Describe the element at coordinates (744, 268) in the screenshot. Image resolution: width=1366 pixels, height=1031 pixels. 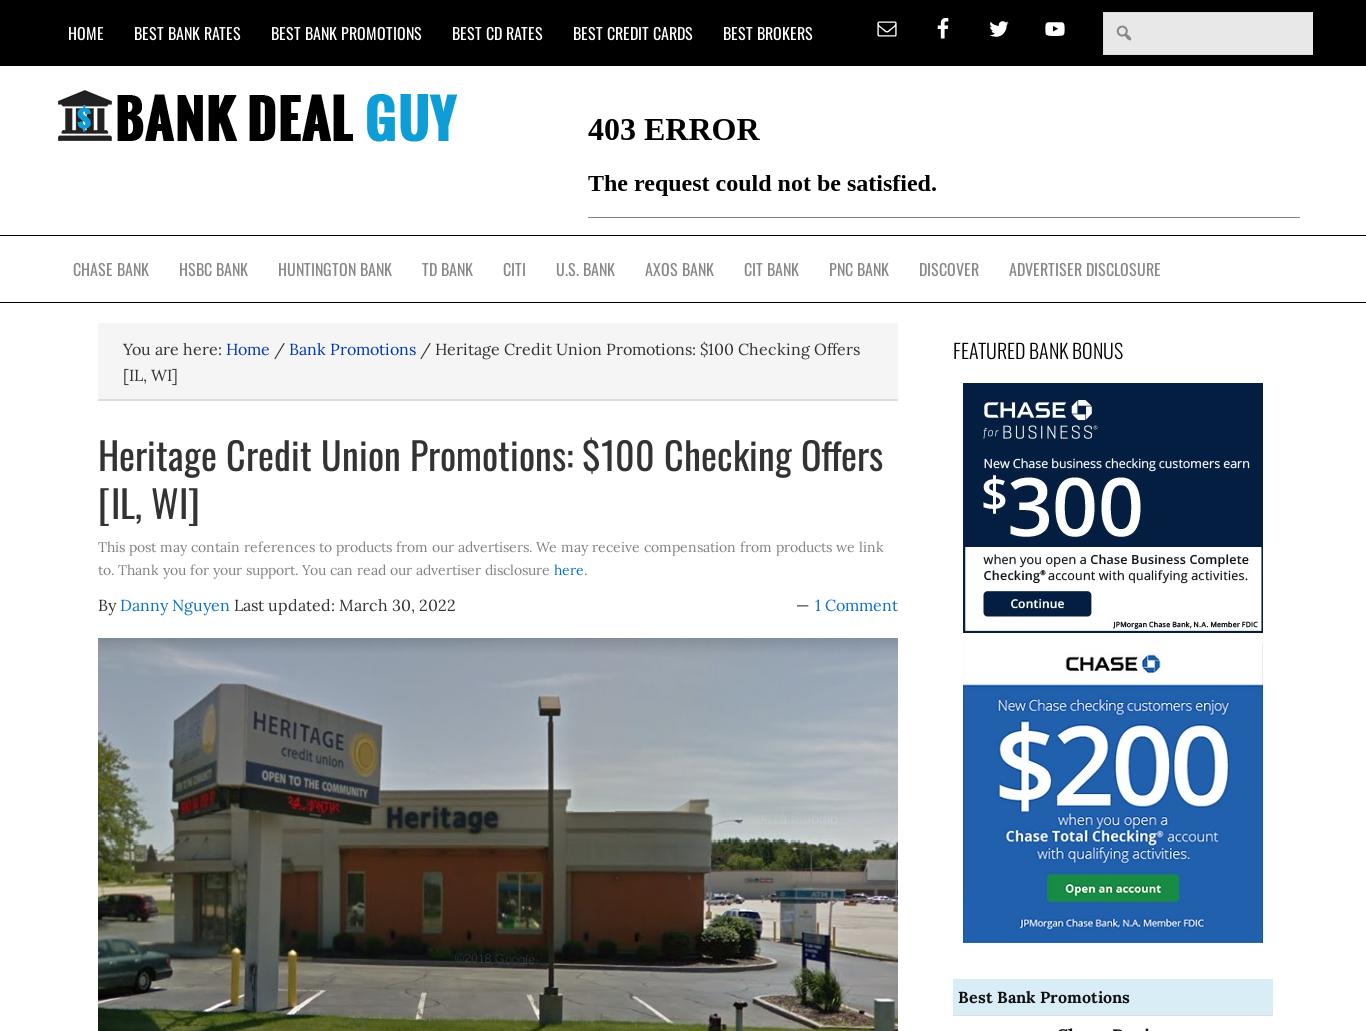
I see `'CIT Bank'` at that location.